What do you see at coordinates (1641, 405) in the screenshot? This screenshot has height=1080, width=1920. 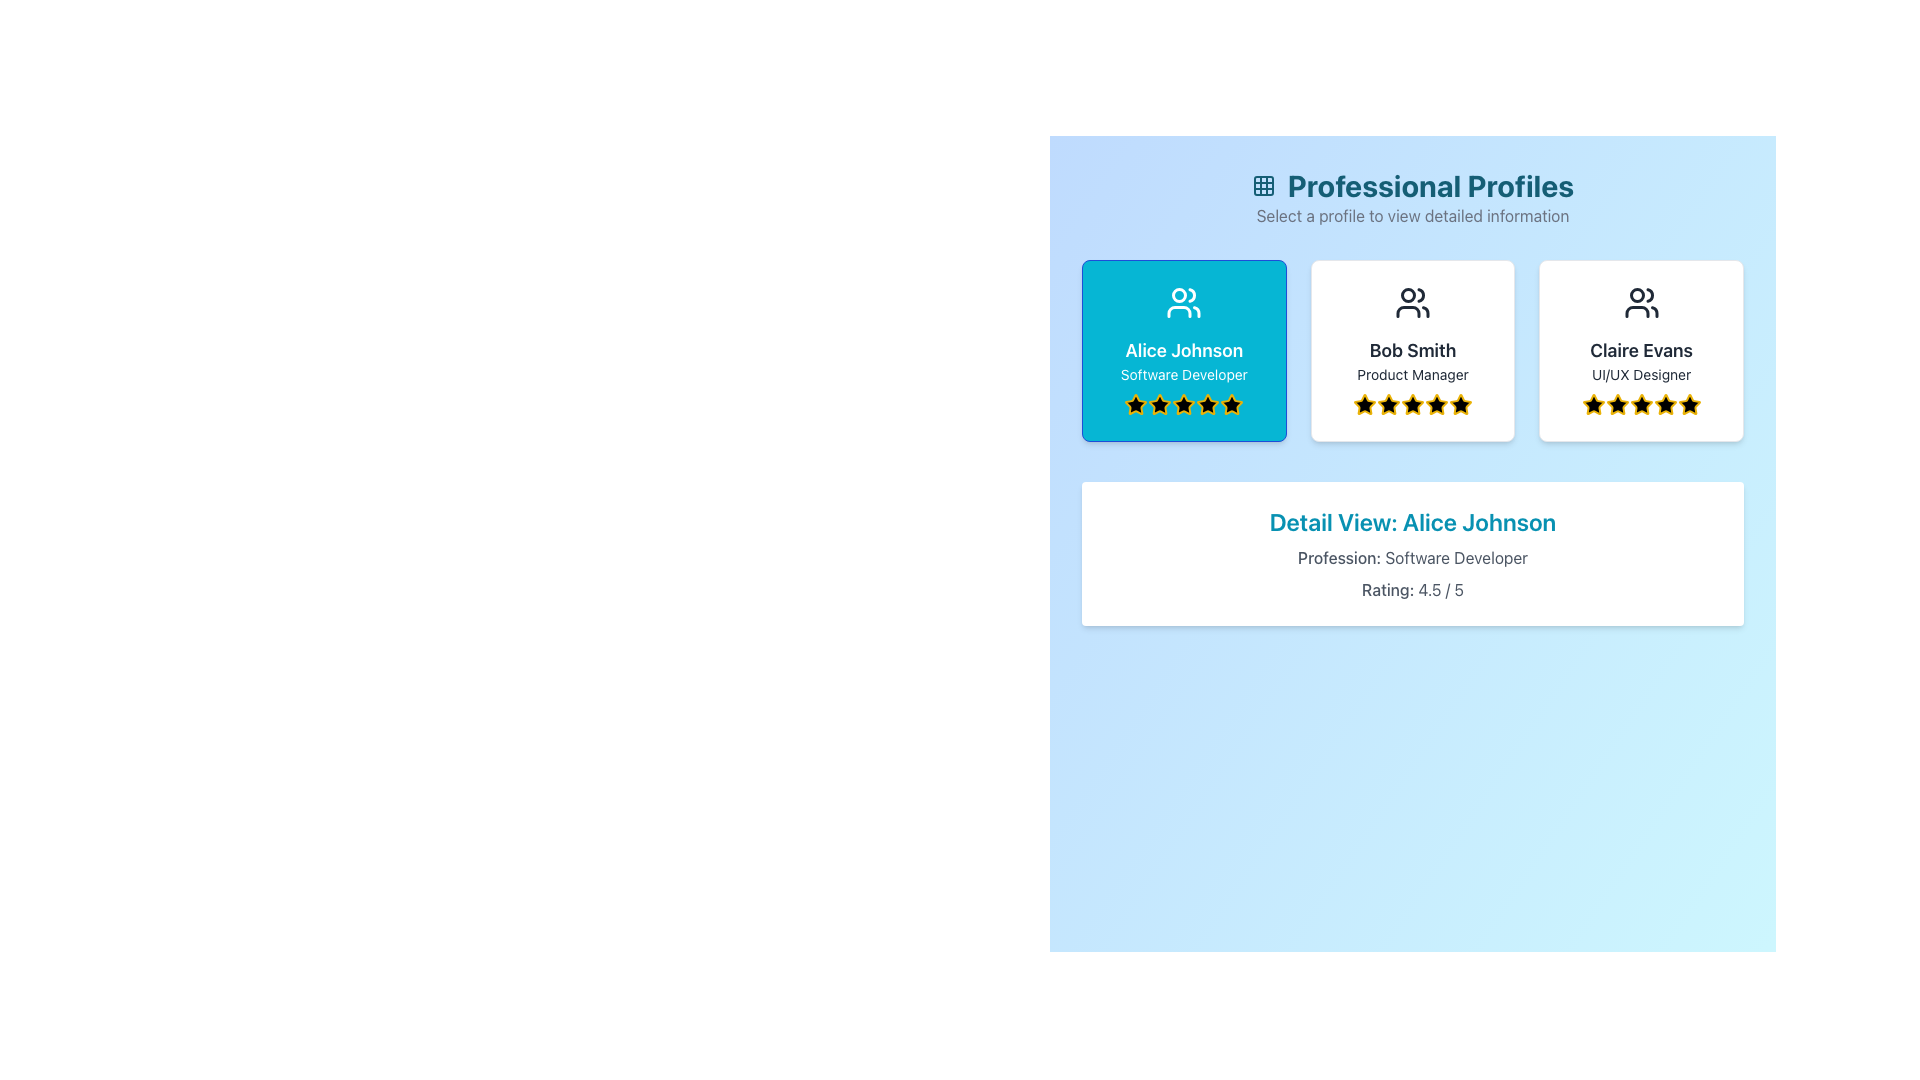 I see `the third rating star icon in the rating section of Claire Evans' profile card` at bounding box center [1641, 405].